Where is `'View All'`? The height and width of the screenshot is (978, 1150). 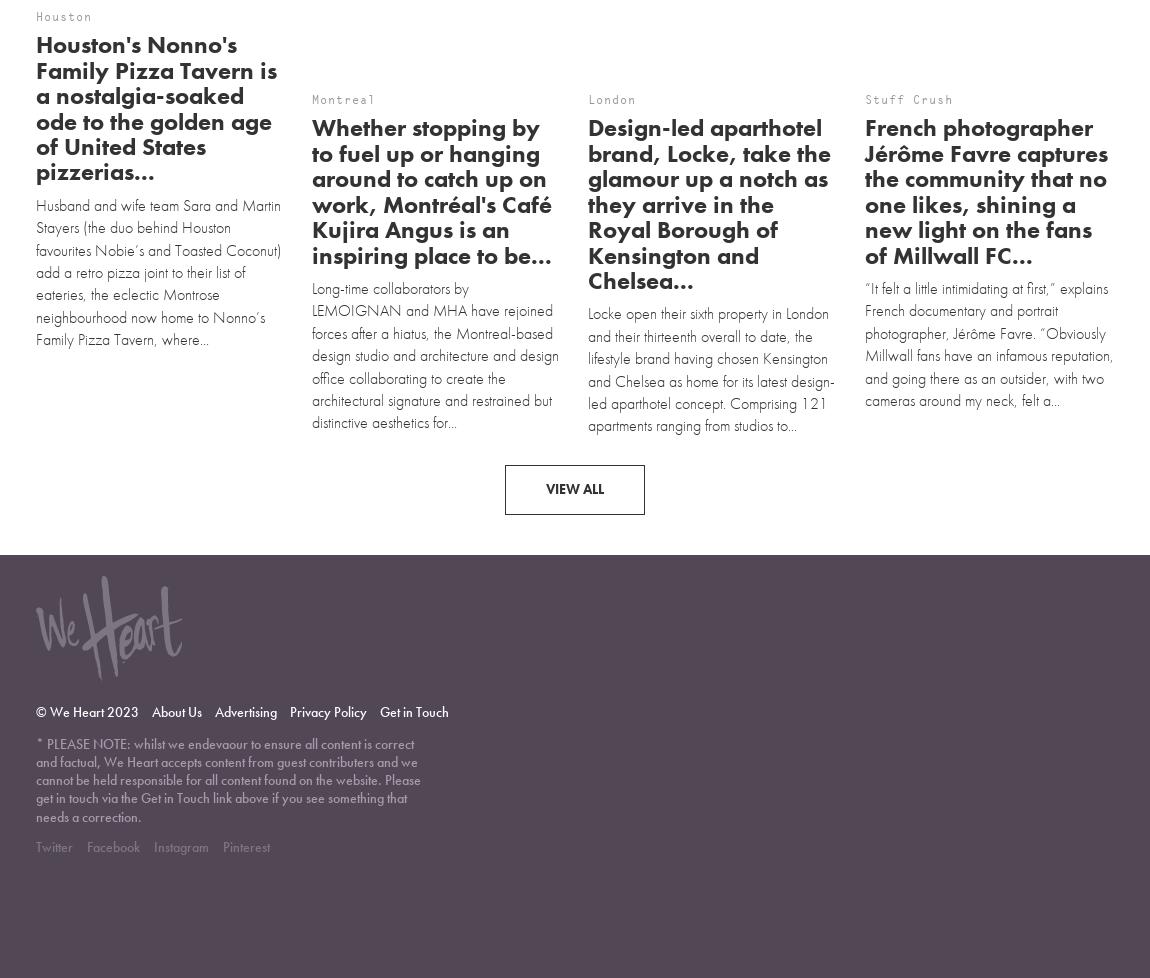
'View All' is located at coordinates (575, 403).